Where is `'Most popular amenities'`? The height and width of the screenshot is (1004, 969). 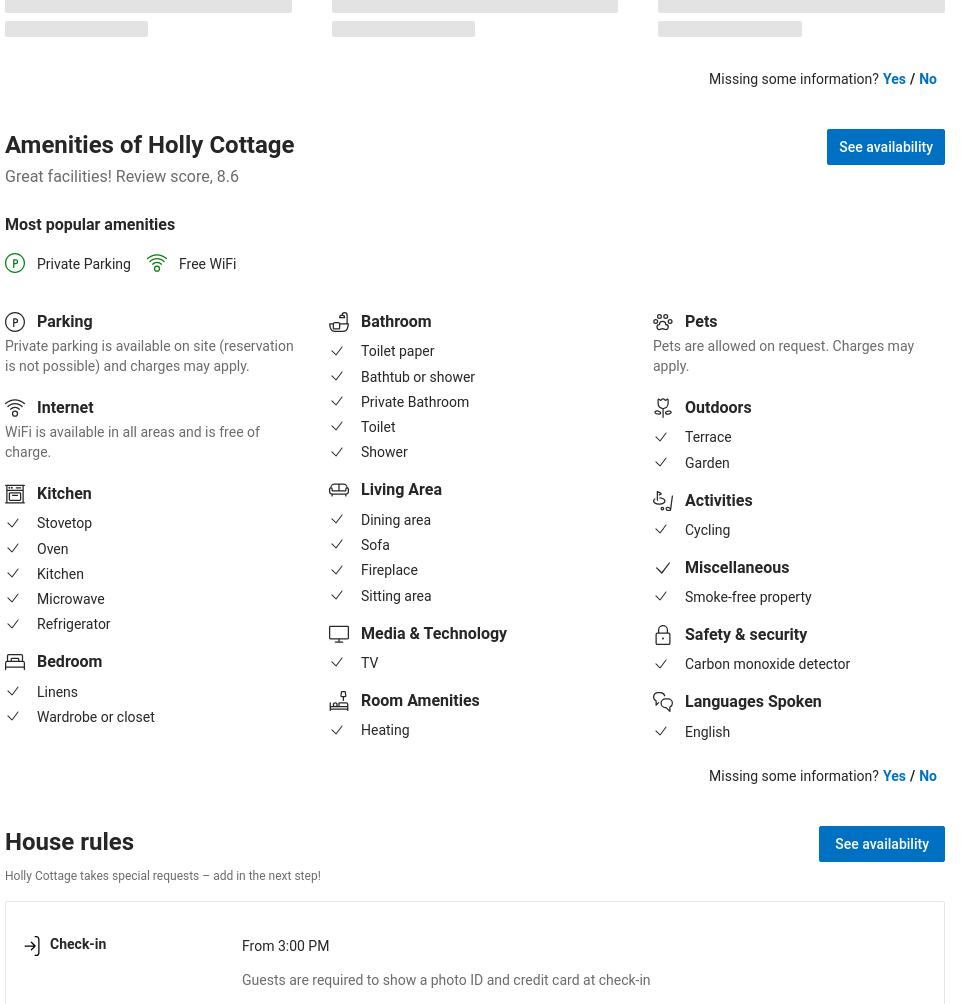
'Most popular amenities' is located at coordinates (90, 222).